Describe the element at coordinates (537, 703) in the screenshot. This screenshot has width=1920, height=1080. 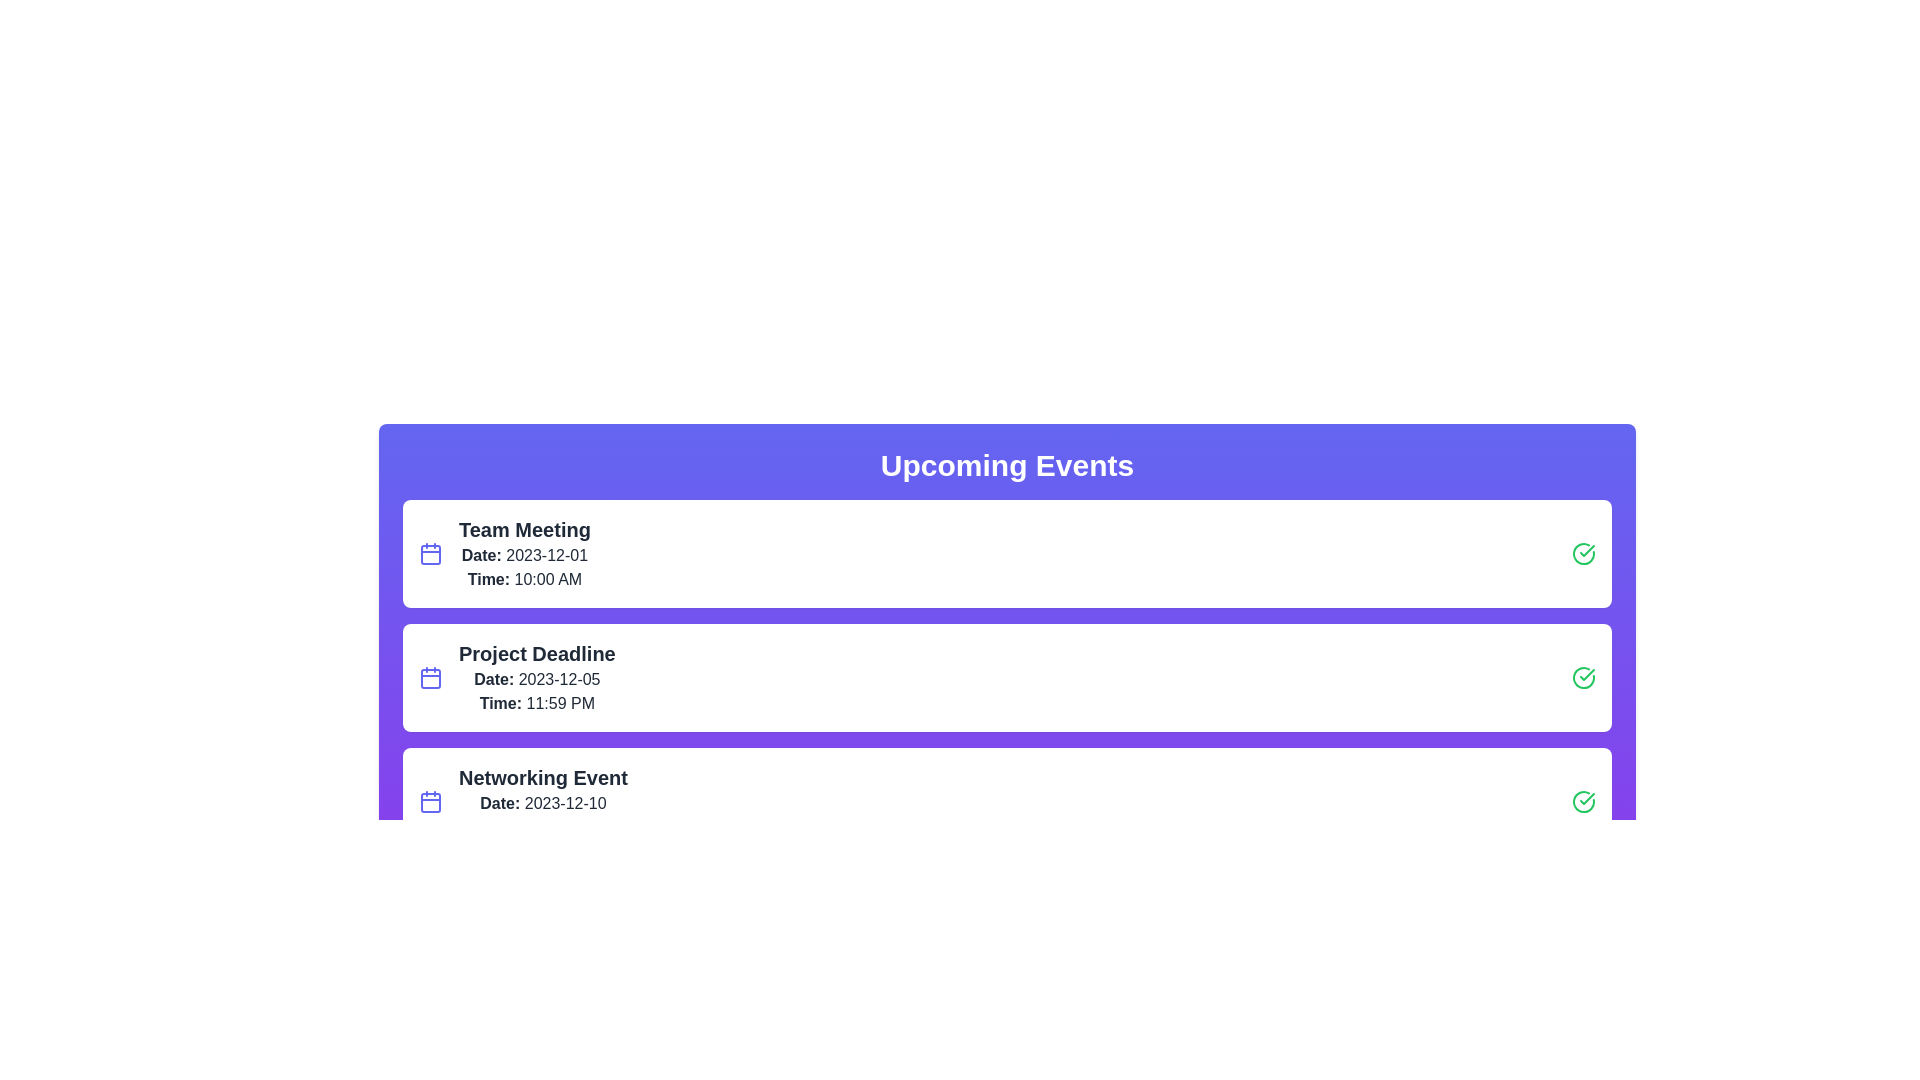
I see `the static text label displaying 'Time: 11:59 PM' which is located beneath 'Date: 2023-12-05' in the 'Project Deadline' section of the 'Upcoming Events' panel` at that location.